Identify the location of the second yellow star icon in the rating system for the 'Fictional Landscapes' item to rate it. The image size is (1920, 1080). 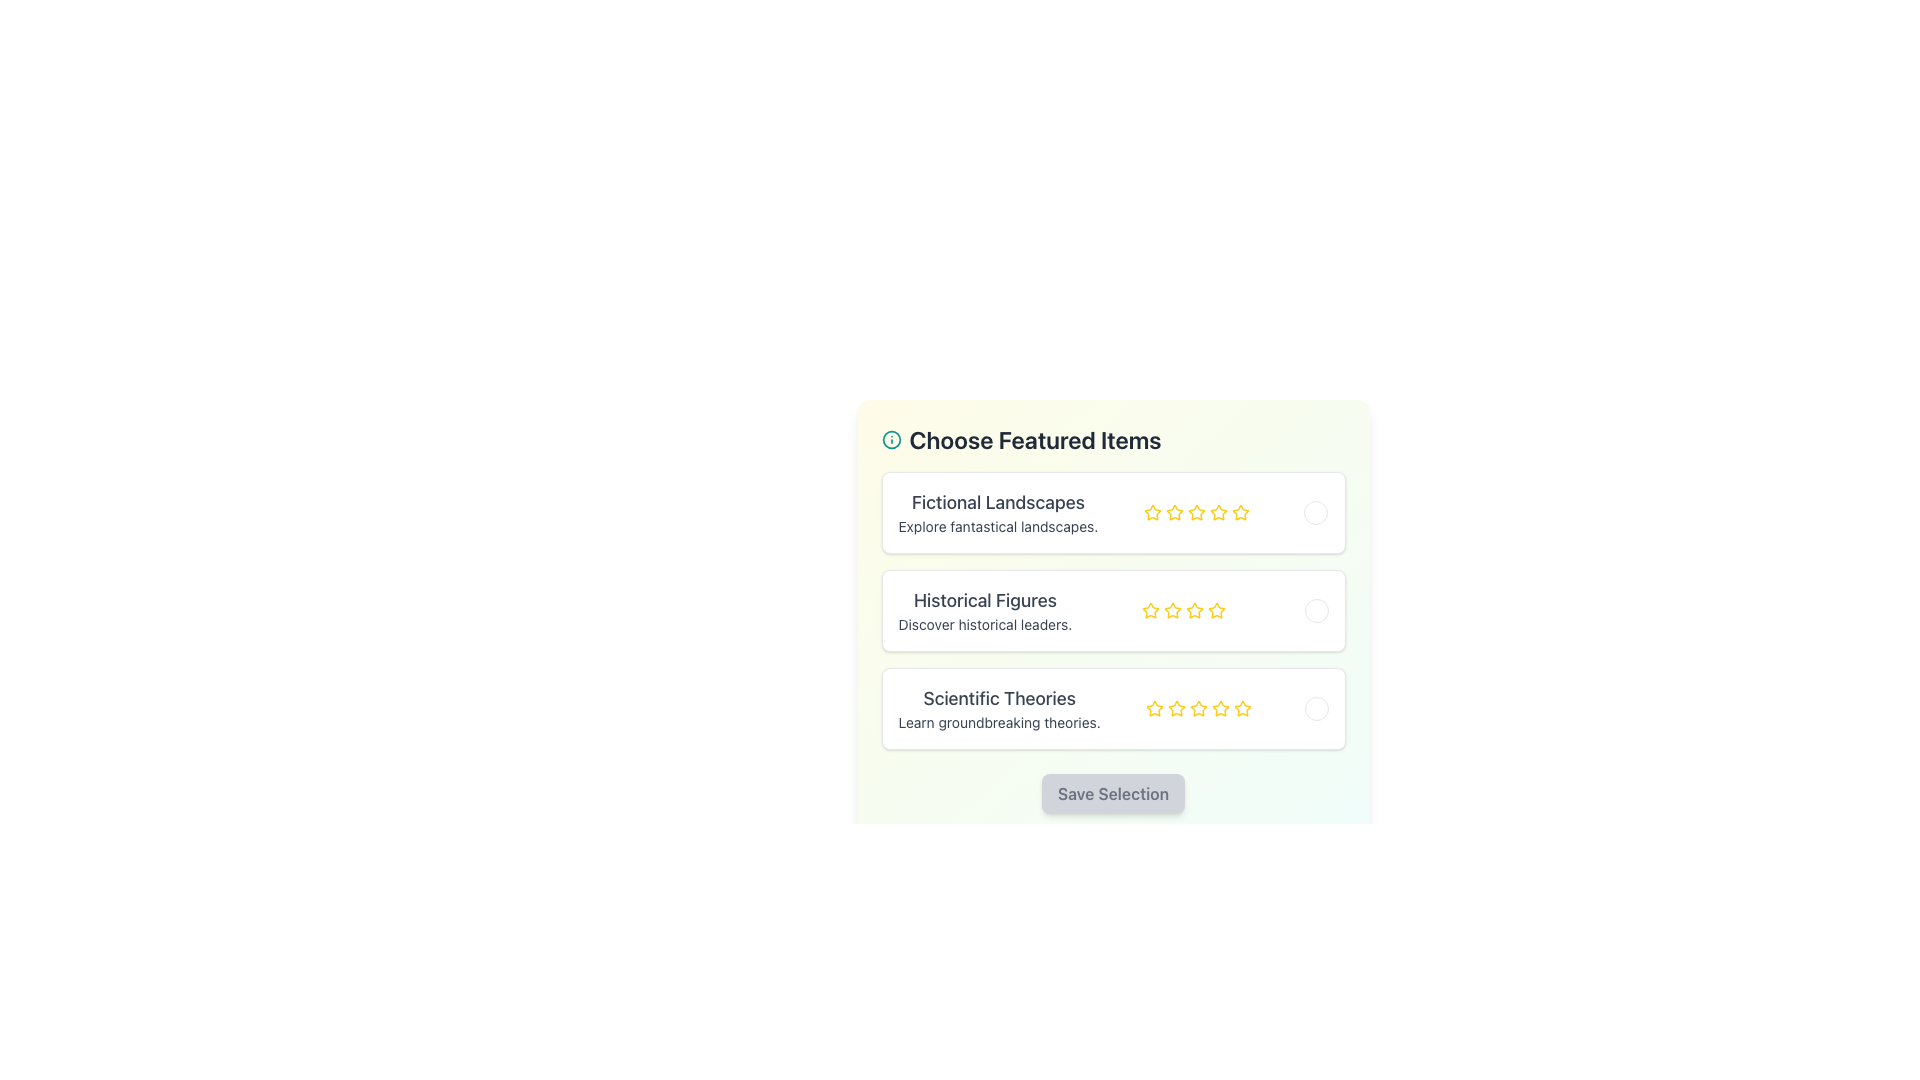
(1197, 511).